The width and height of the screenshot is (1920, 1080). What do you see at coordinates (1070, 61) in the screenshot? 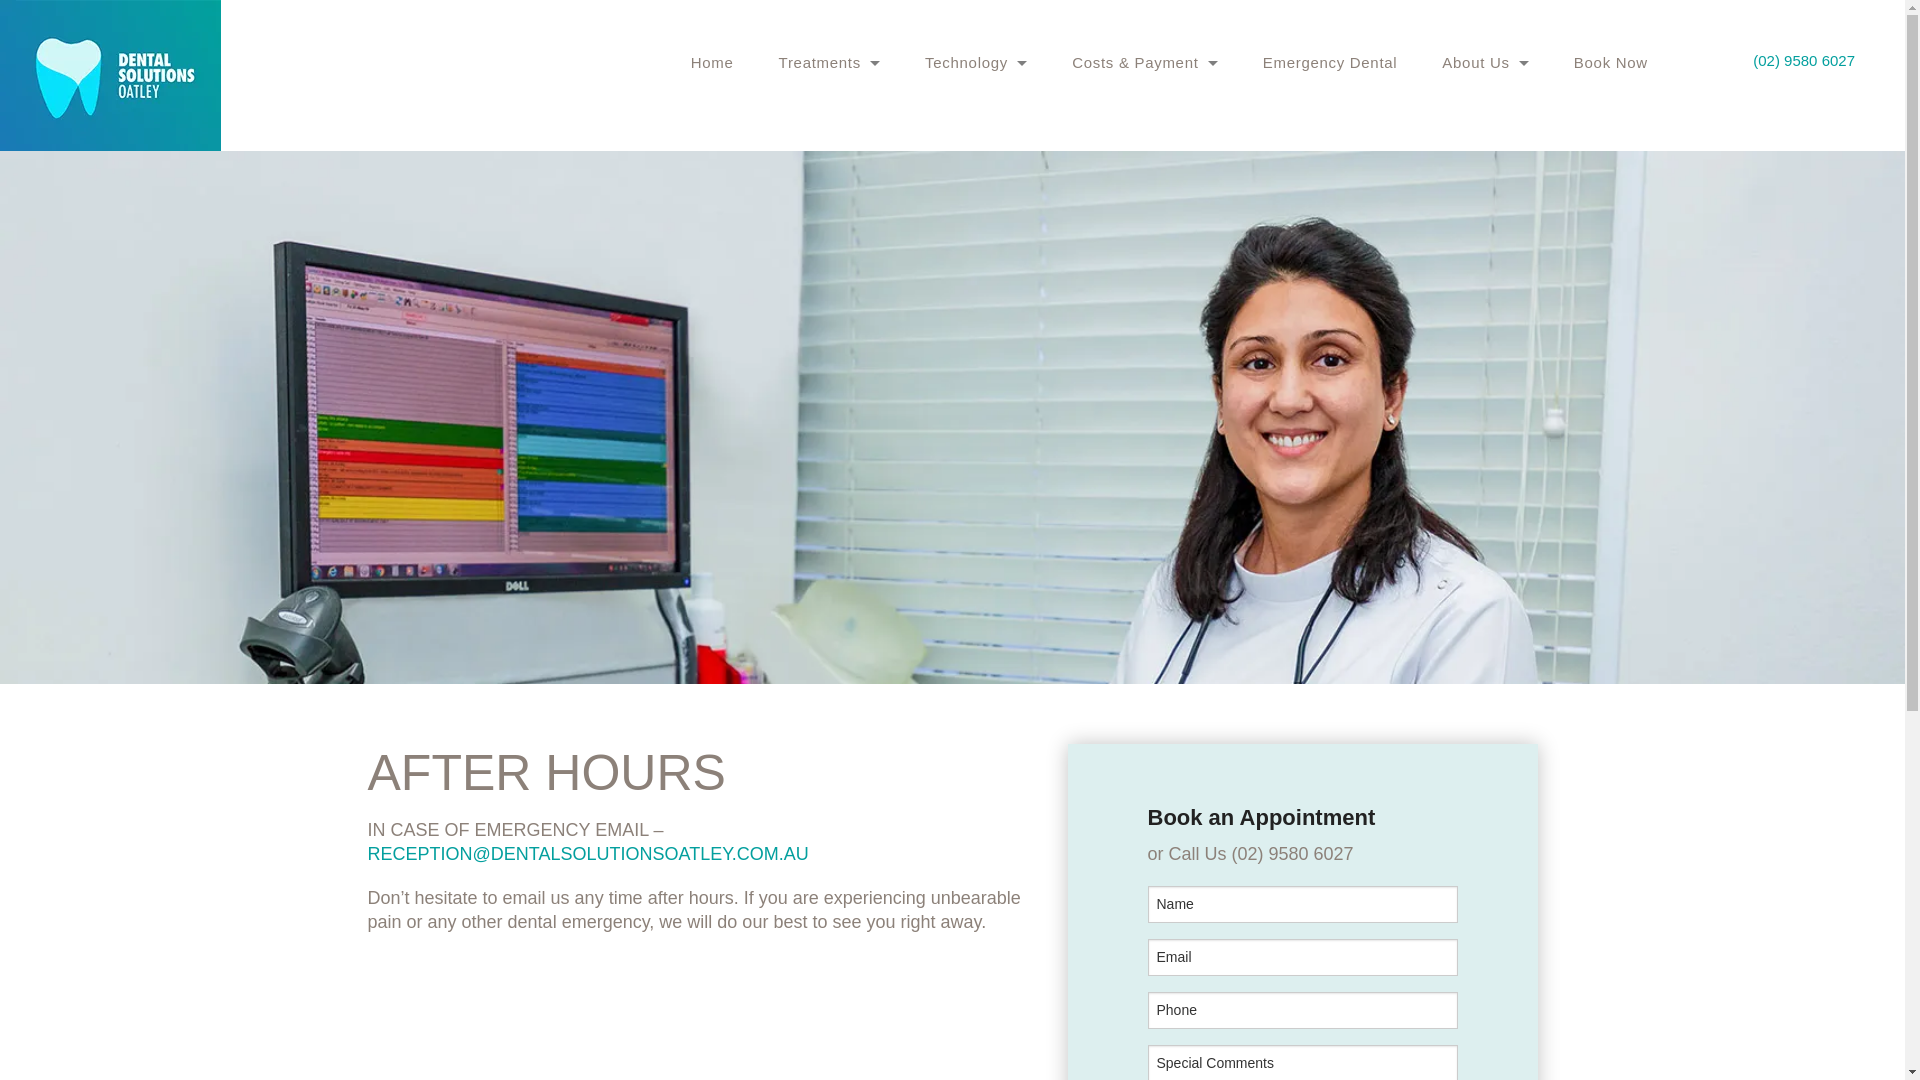
I see `'Costs & Payment'` at bounding box center [1070, 61].